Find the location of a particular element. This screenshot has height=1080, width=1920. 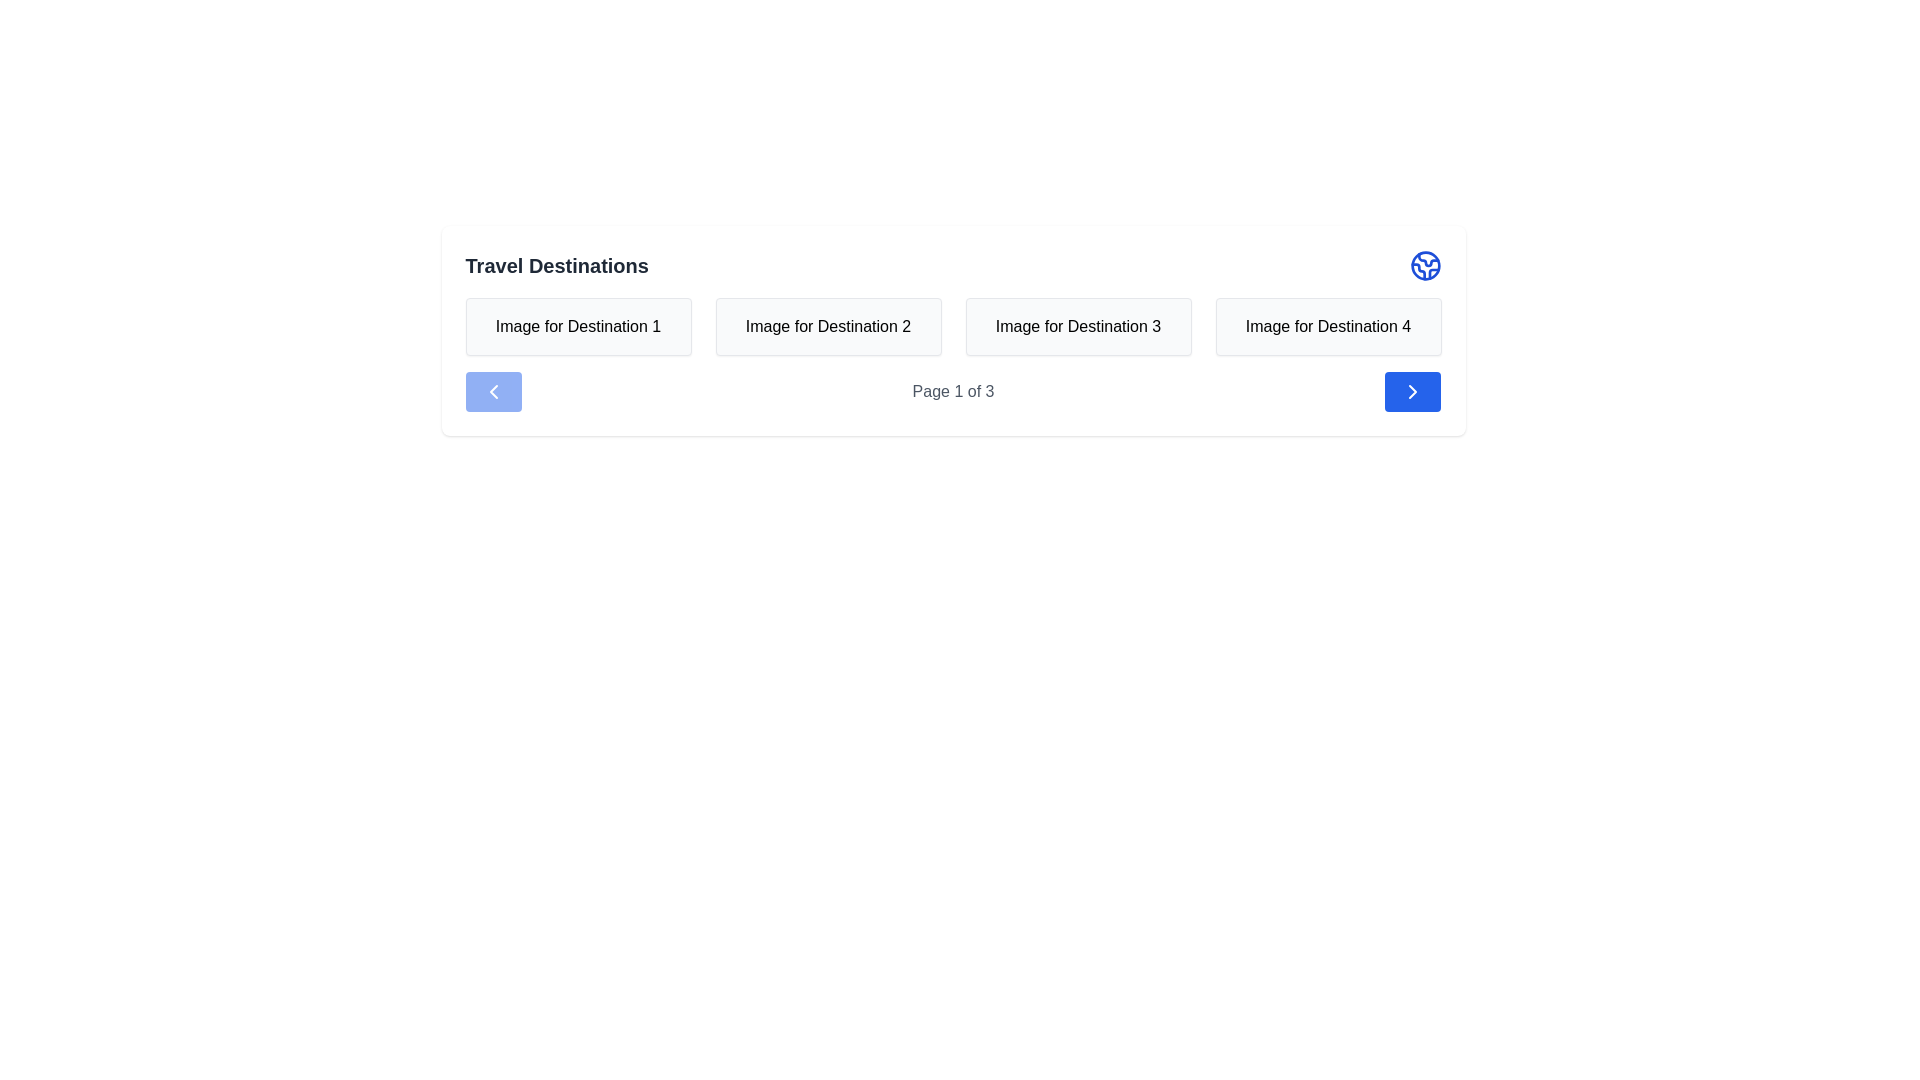

the circular blue globe icon located in the top-right corner of the 'Travel Destinations' section, which has intersecting curved lines is located at coordinates (1424, 265).